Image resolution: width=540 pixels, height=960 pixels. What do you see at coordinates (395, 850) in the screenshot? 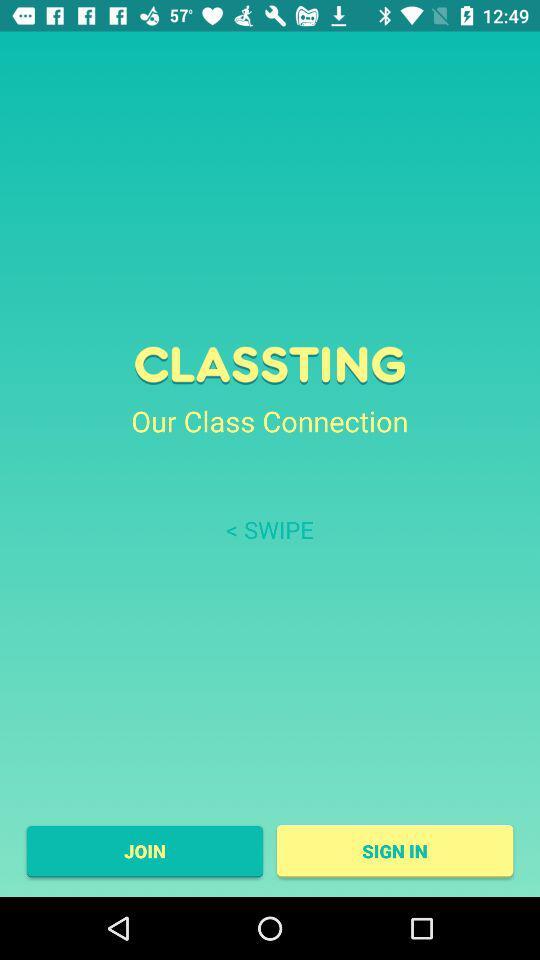
I see `item at the bottom right corner` at bounding box center [395, 850].